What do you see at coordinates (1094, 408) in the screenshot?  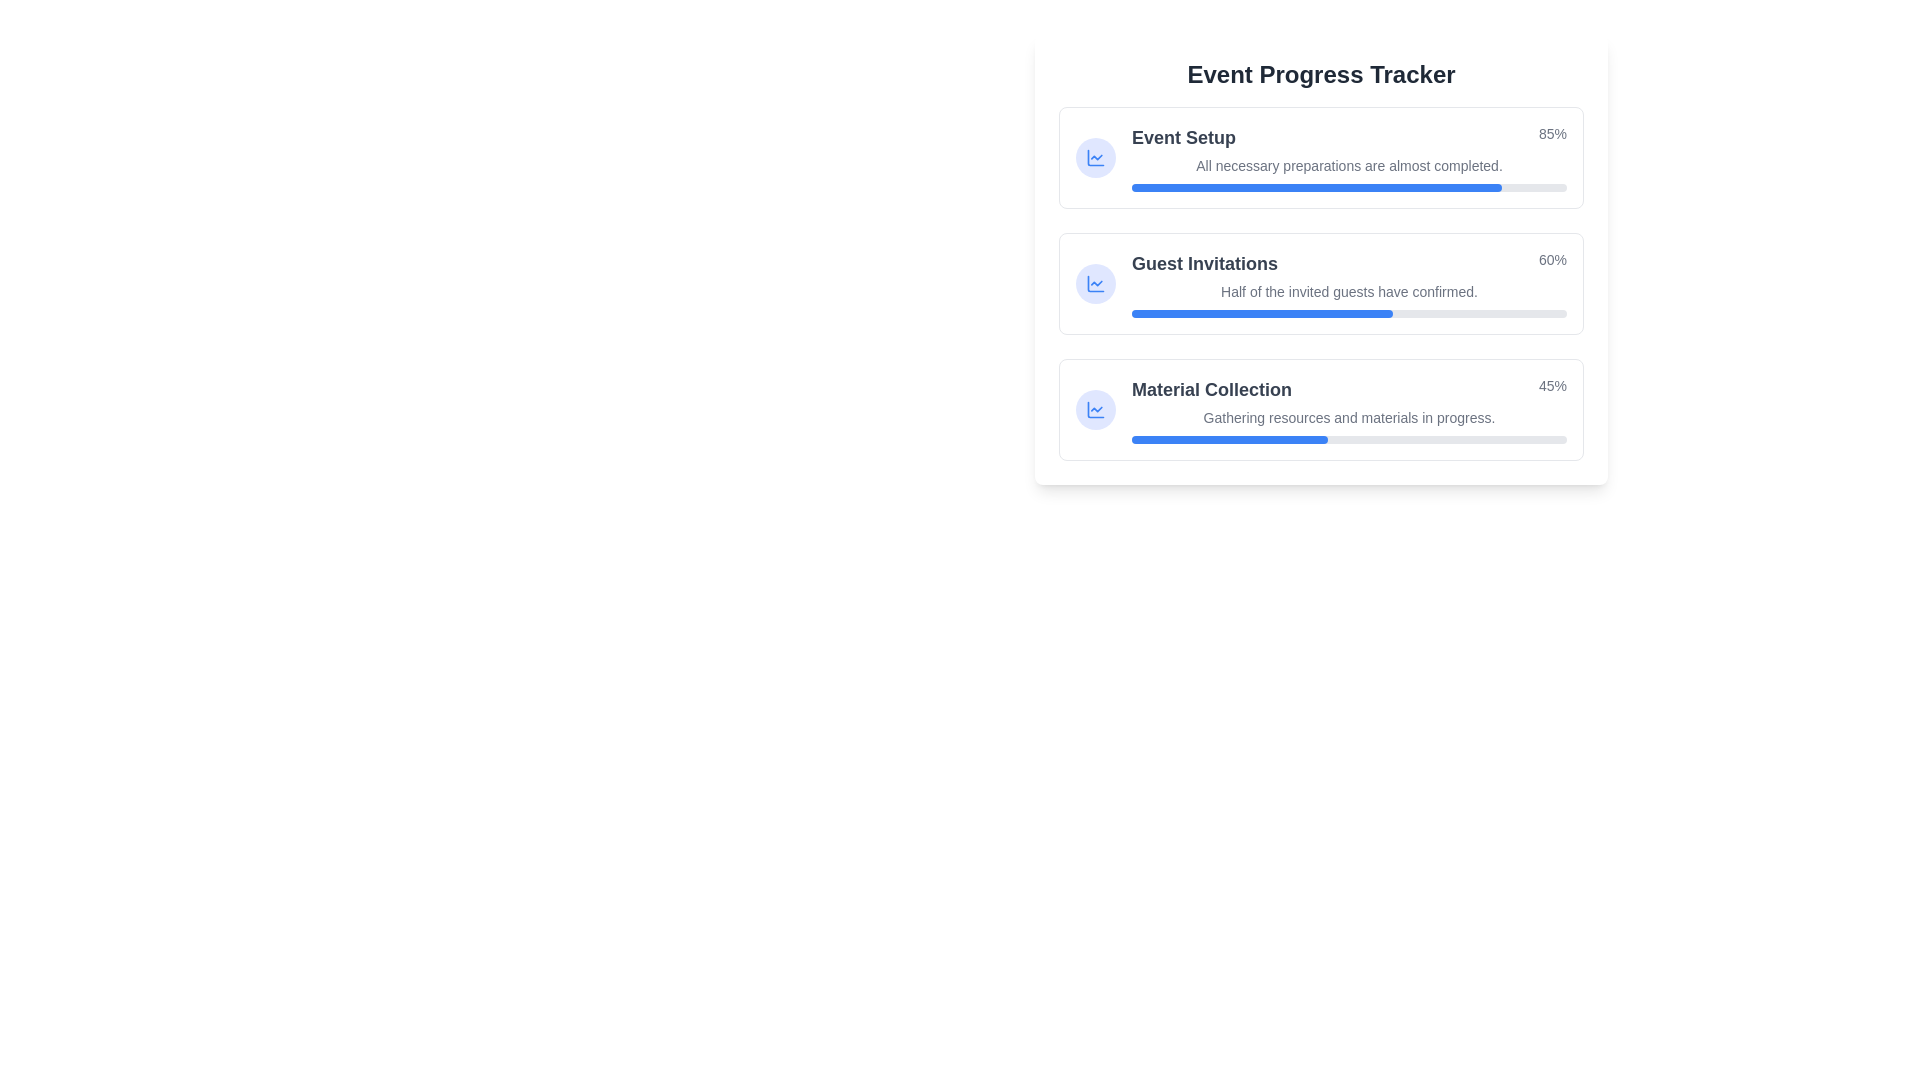 I see `the circular icon with a light indigo background and a blue line chart symbol, located at the left edge of the 'Material Collection' section` at bounding box center [1094, 408].